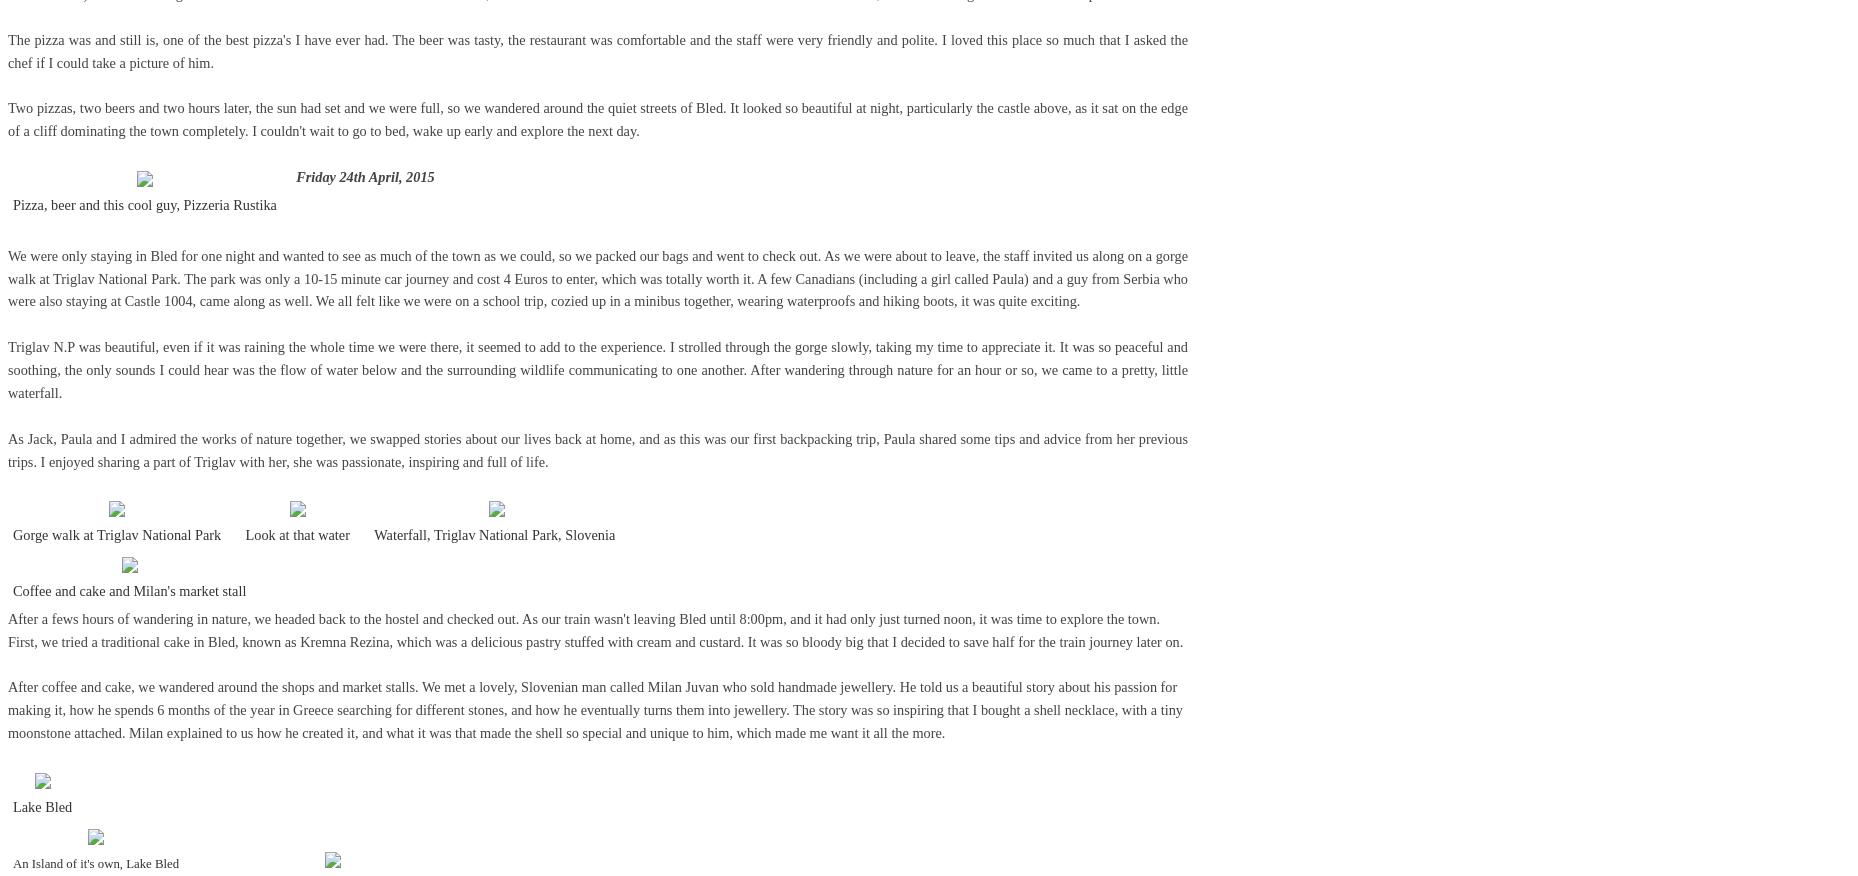 This screenshot has height=876, width=1858. I want to click on 'As Jack, Paula and I admired the works of nature together, we swapped stories about our lives back at home, and as this was our first backpacking trip, Paula shared some tips and advice from her previous trips. I enjoyed sharing a part of Triglav with her, she was passionate, inspiring and full of life.', so click(597, 448).